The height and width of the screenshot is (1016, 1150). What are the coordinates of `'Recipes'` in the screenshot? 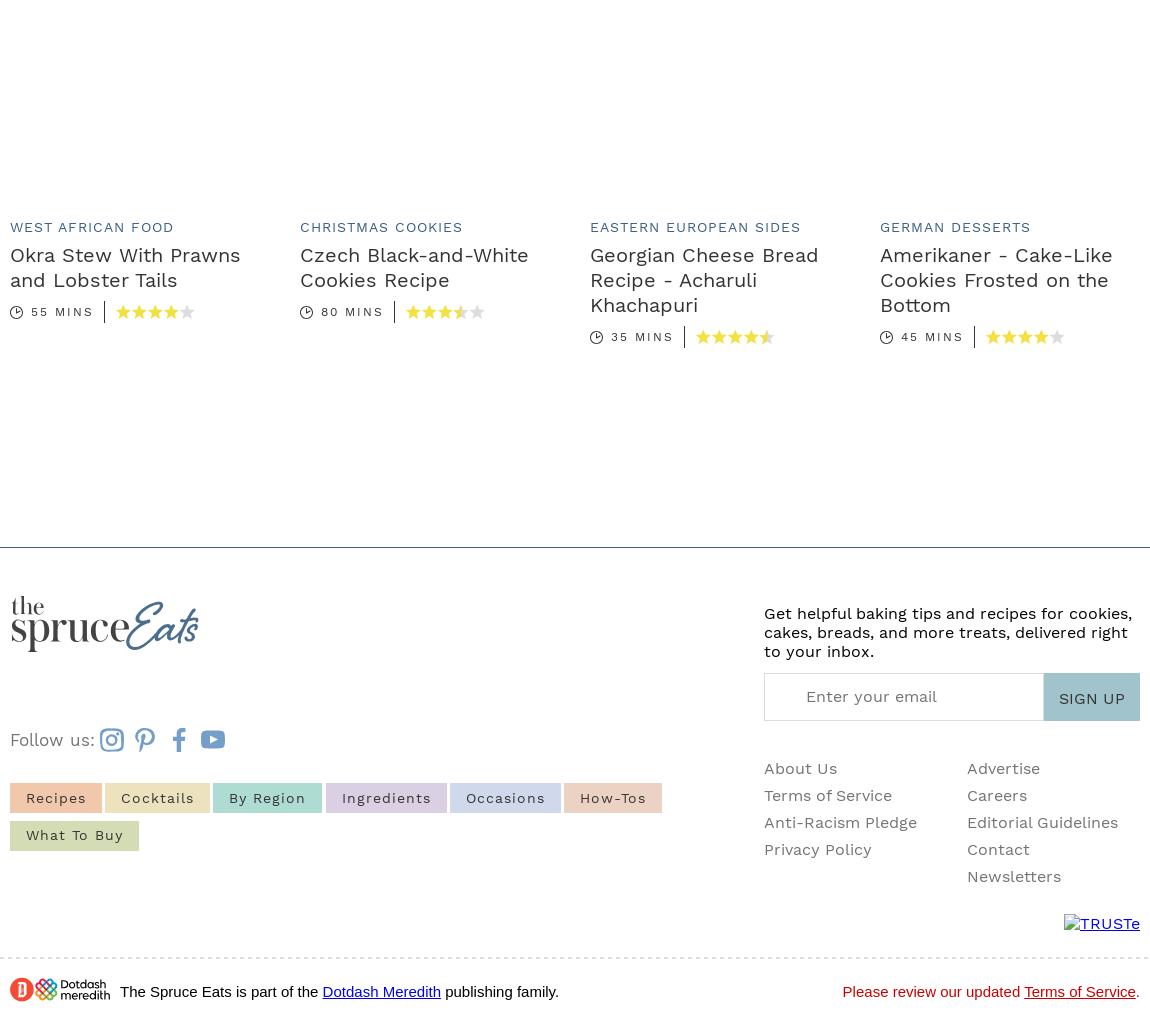 It's located at (24, 795).